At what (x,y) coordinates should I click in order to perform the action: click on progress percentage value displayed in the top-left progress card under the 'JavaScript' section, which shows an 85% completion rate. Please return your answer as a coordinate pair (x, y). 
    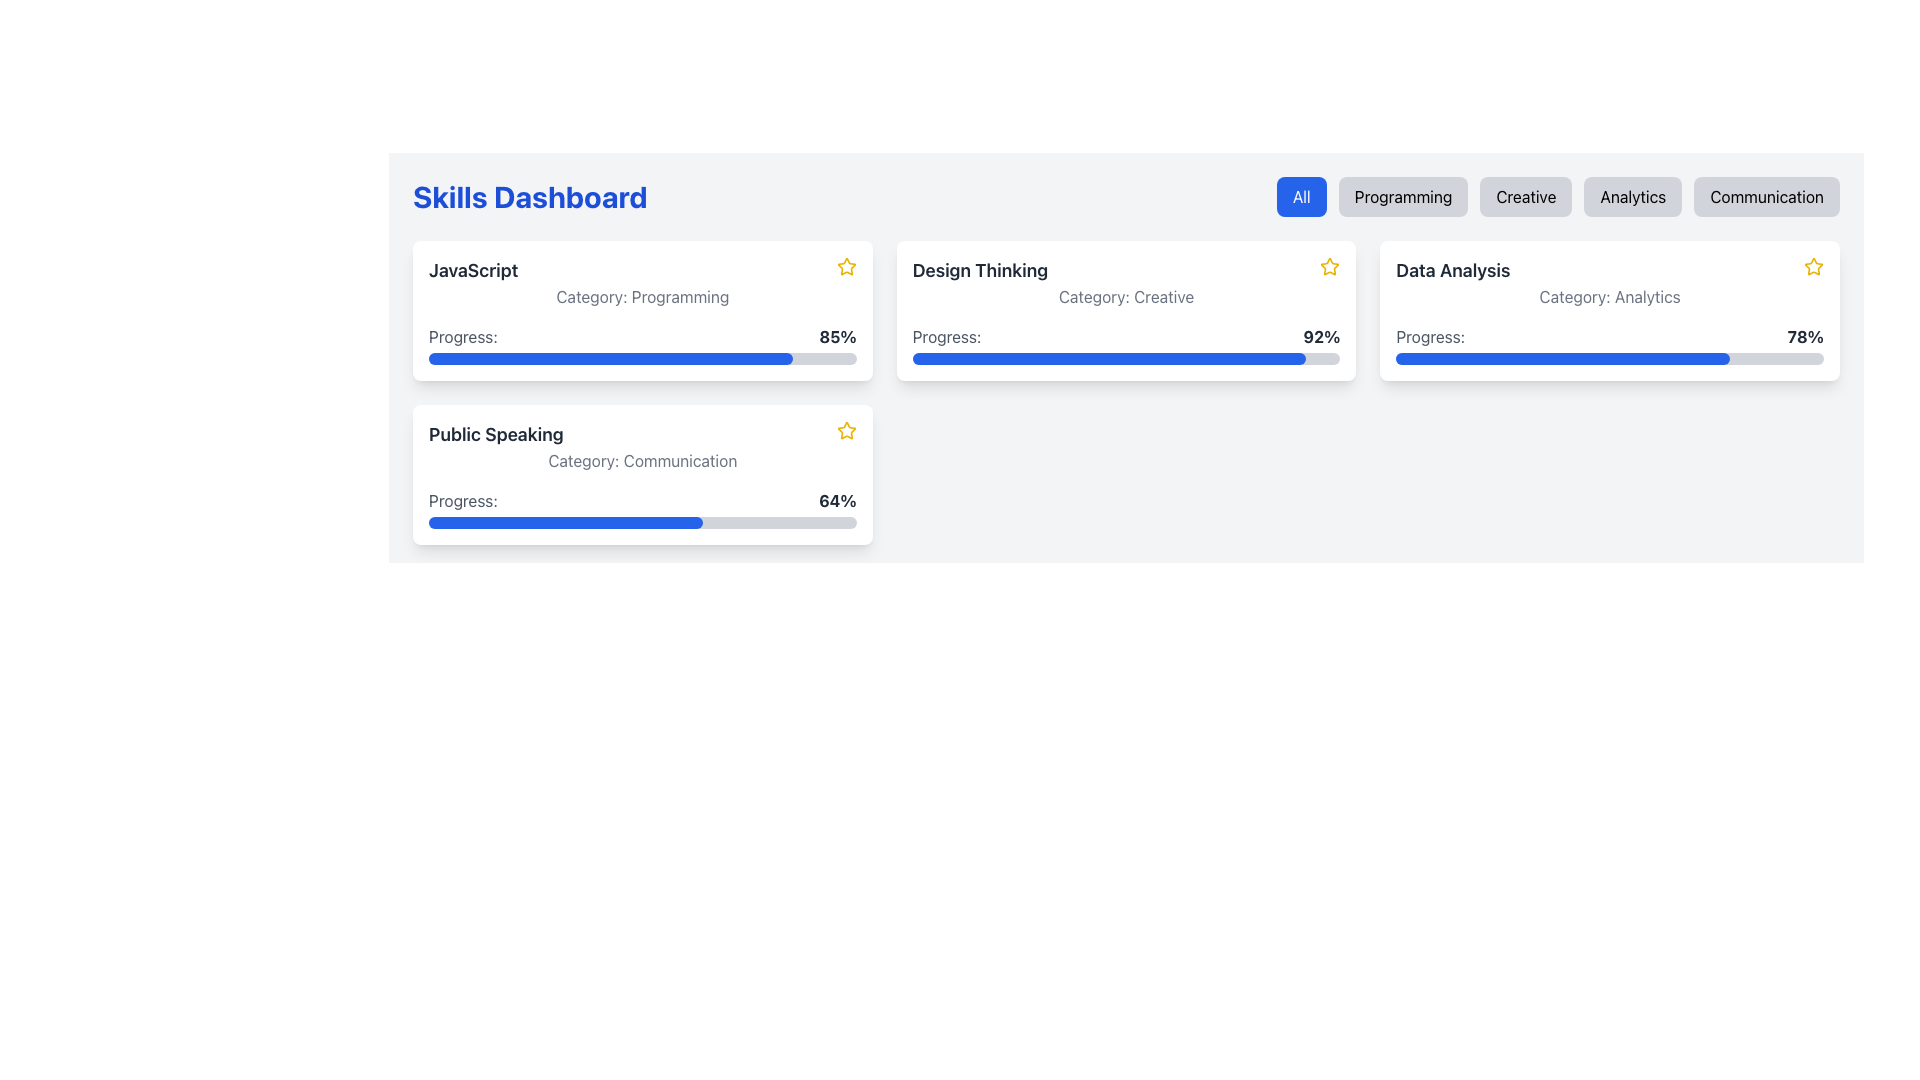
    Looking at the image, I should click on (642, 335).